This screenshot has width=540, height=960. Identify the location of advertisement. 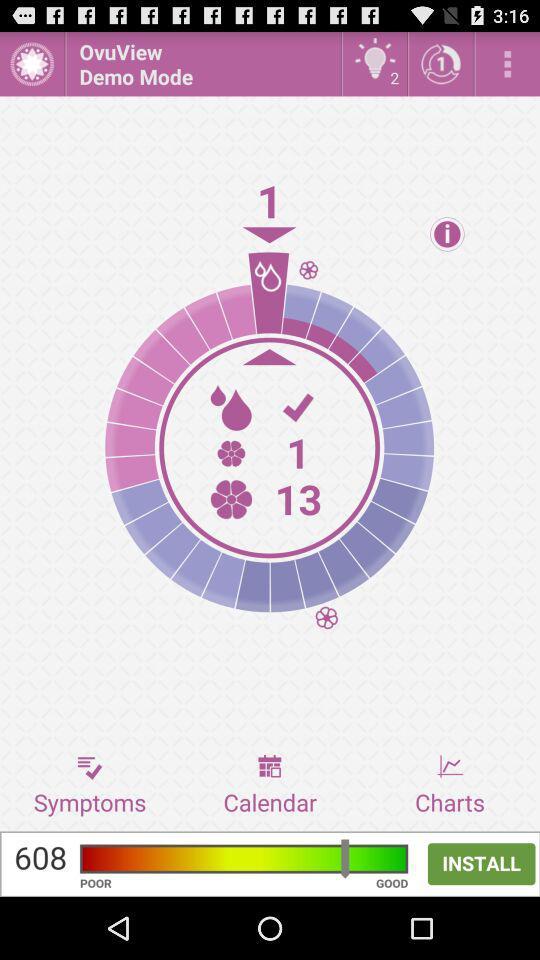
(270, 863).